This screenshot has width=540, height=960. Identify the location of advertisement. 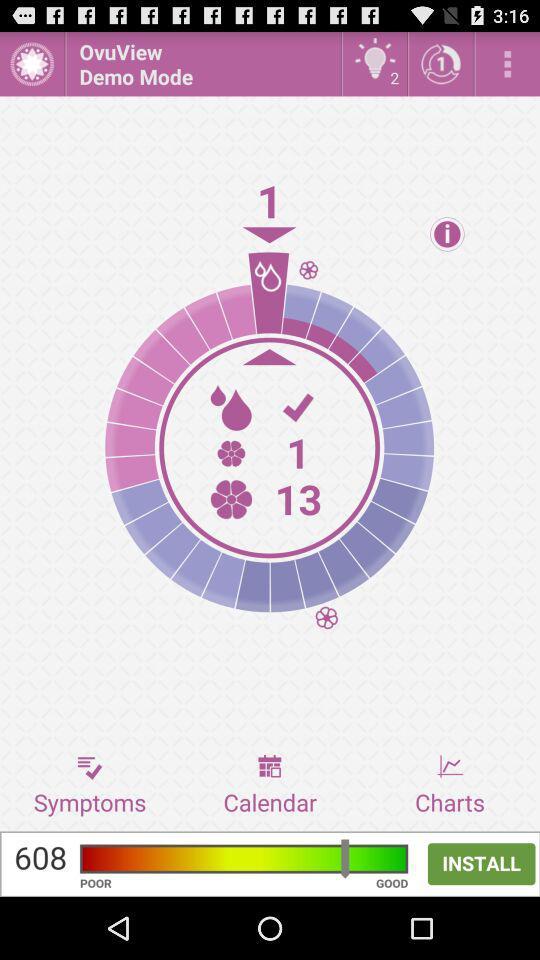
(270, 863).